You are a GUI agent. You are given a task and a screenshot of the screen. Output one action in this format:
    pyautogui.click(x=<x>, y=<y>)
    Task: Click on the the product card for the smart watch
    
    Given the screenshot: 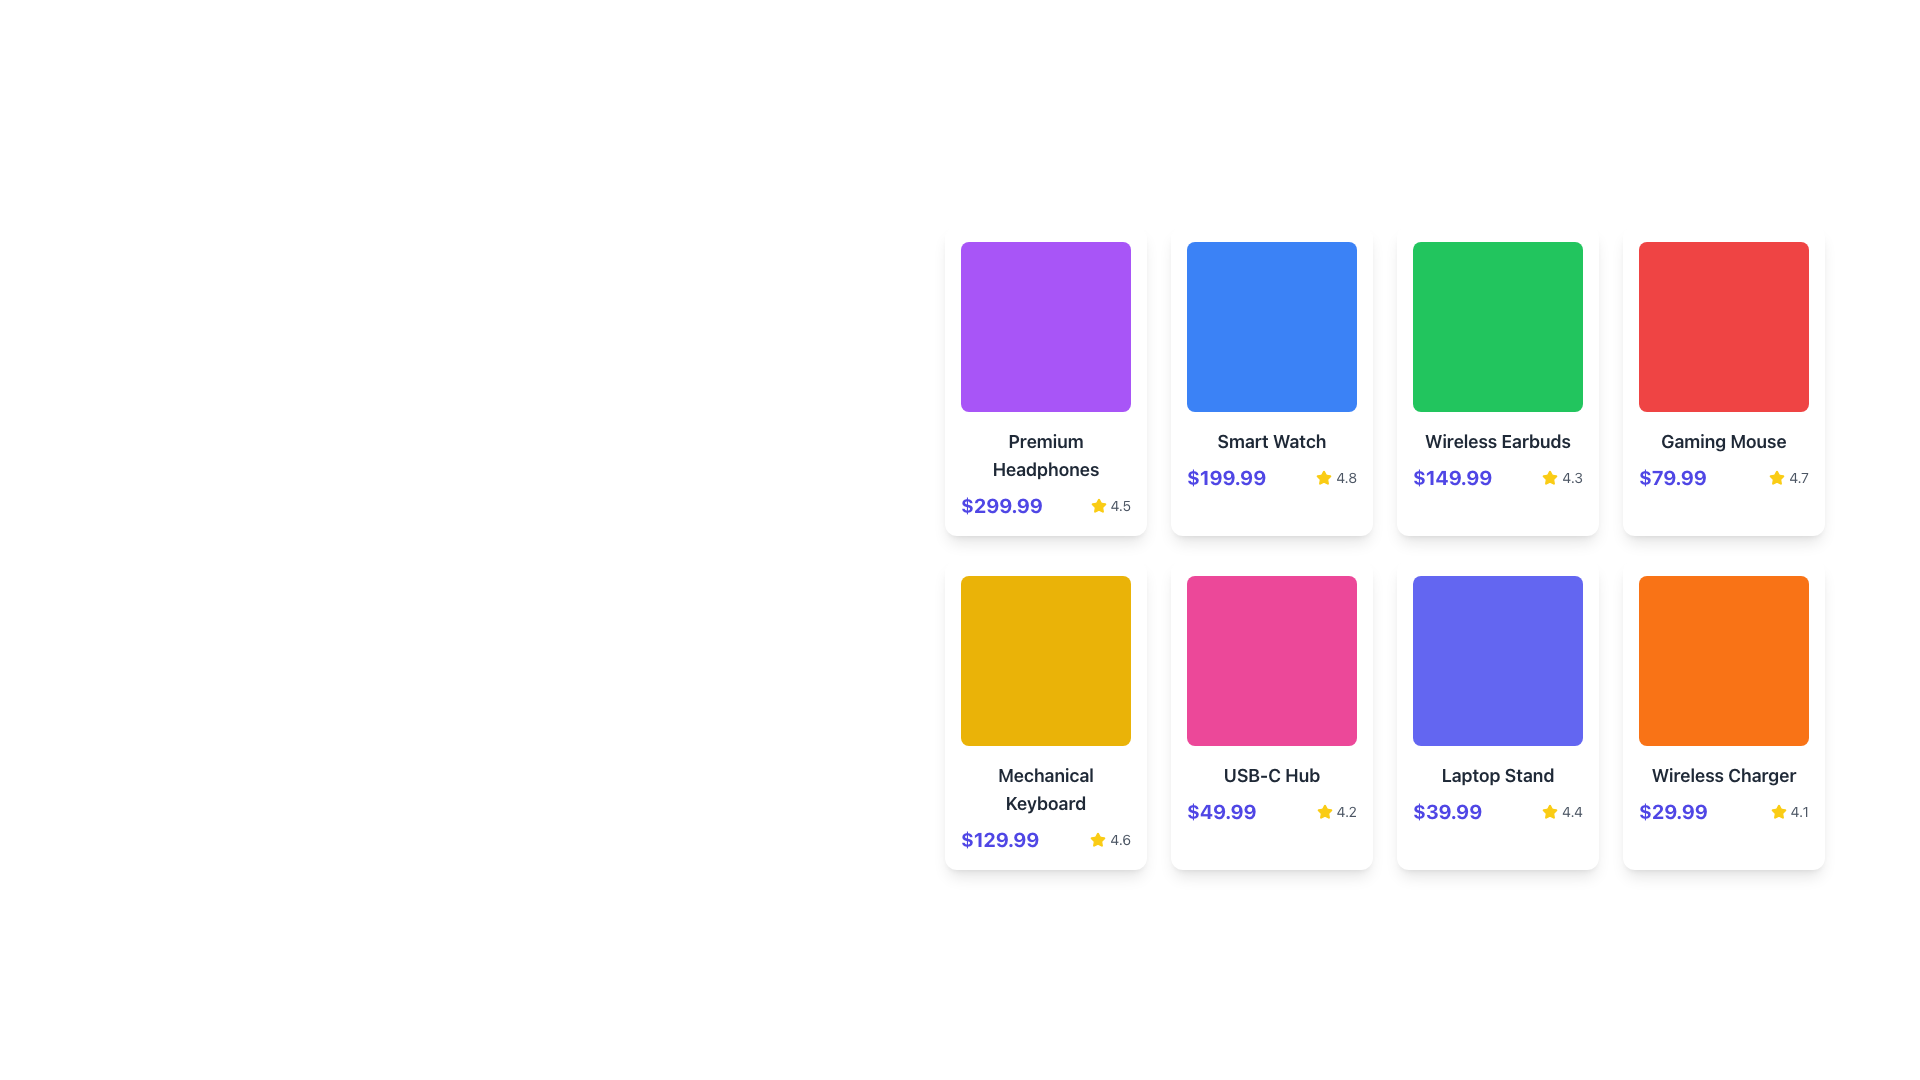 What is the action you would take?
    pyautogui.click(x=1271, y=381)
    